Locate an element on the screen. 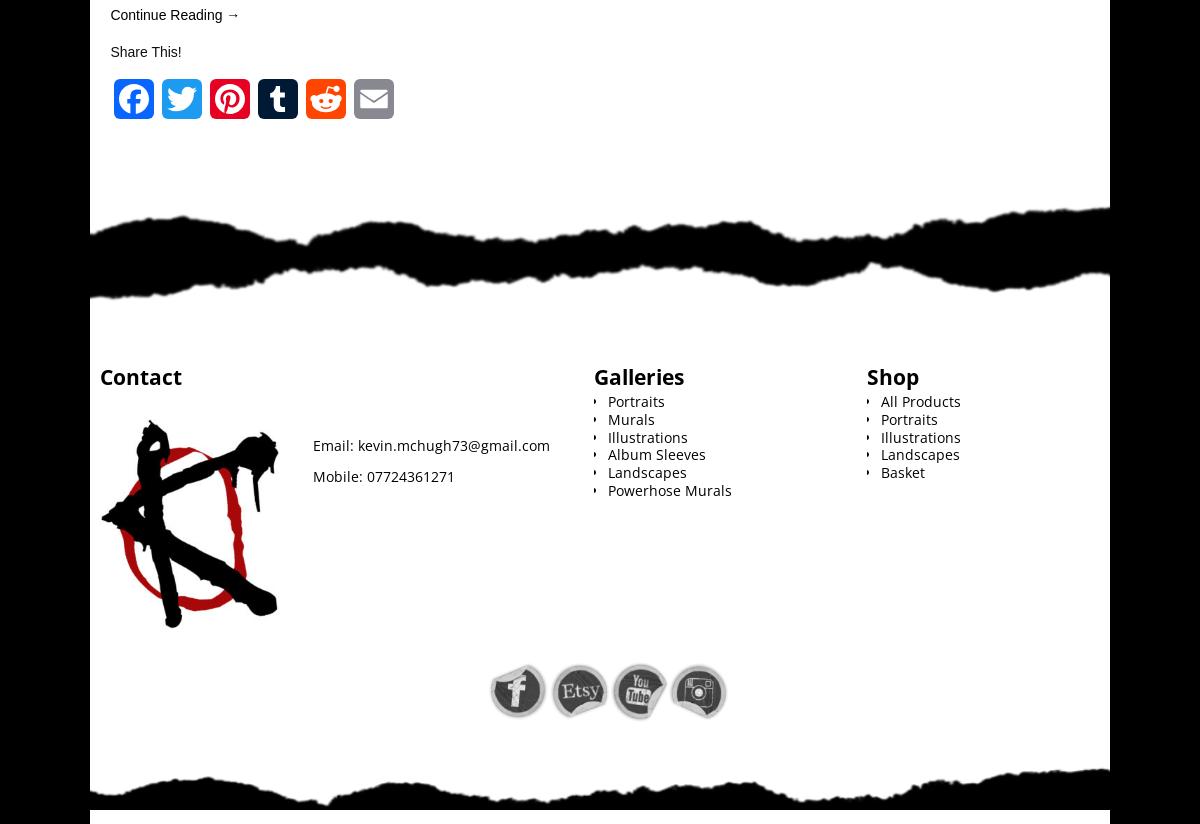 The width and height of the screenshot is (1200, 824). 'Email:' is located at coordinates (312, 443).